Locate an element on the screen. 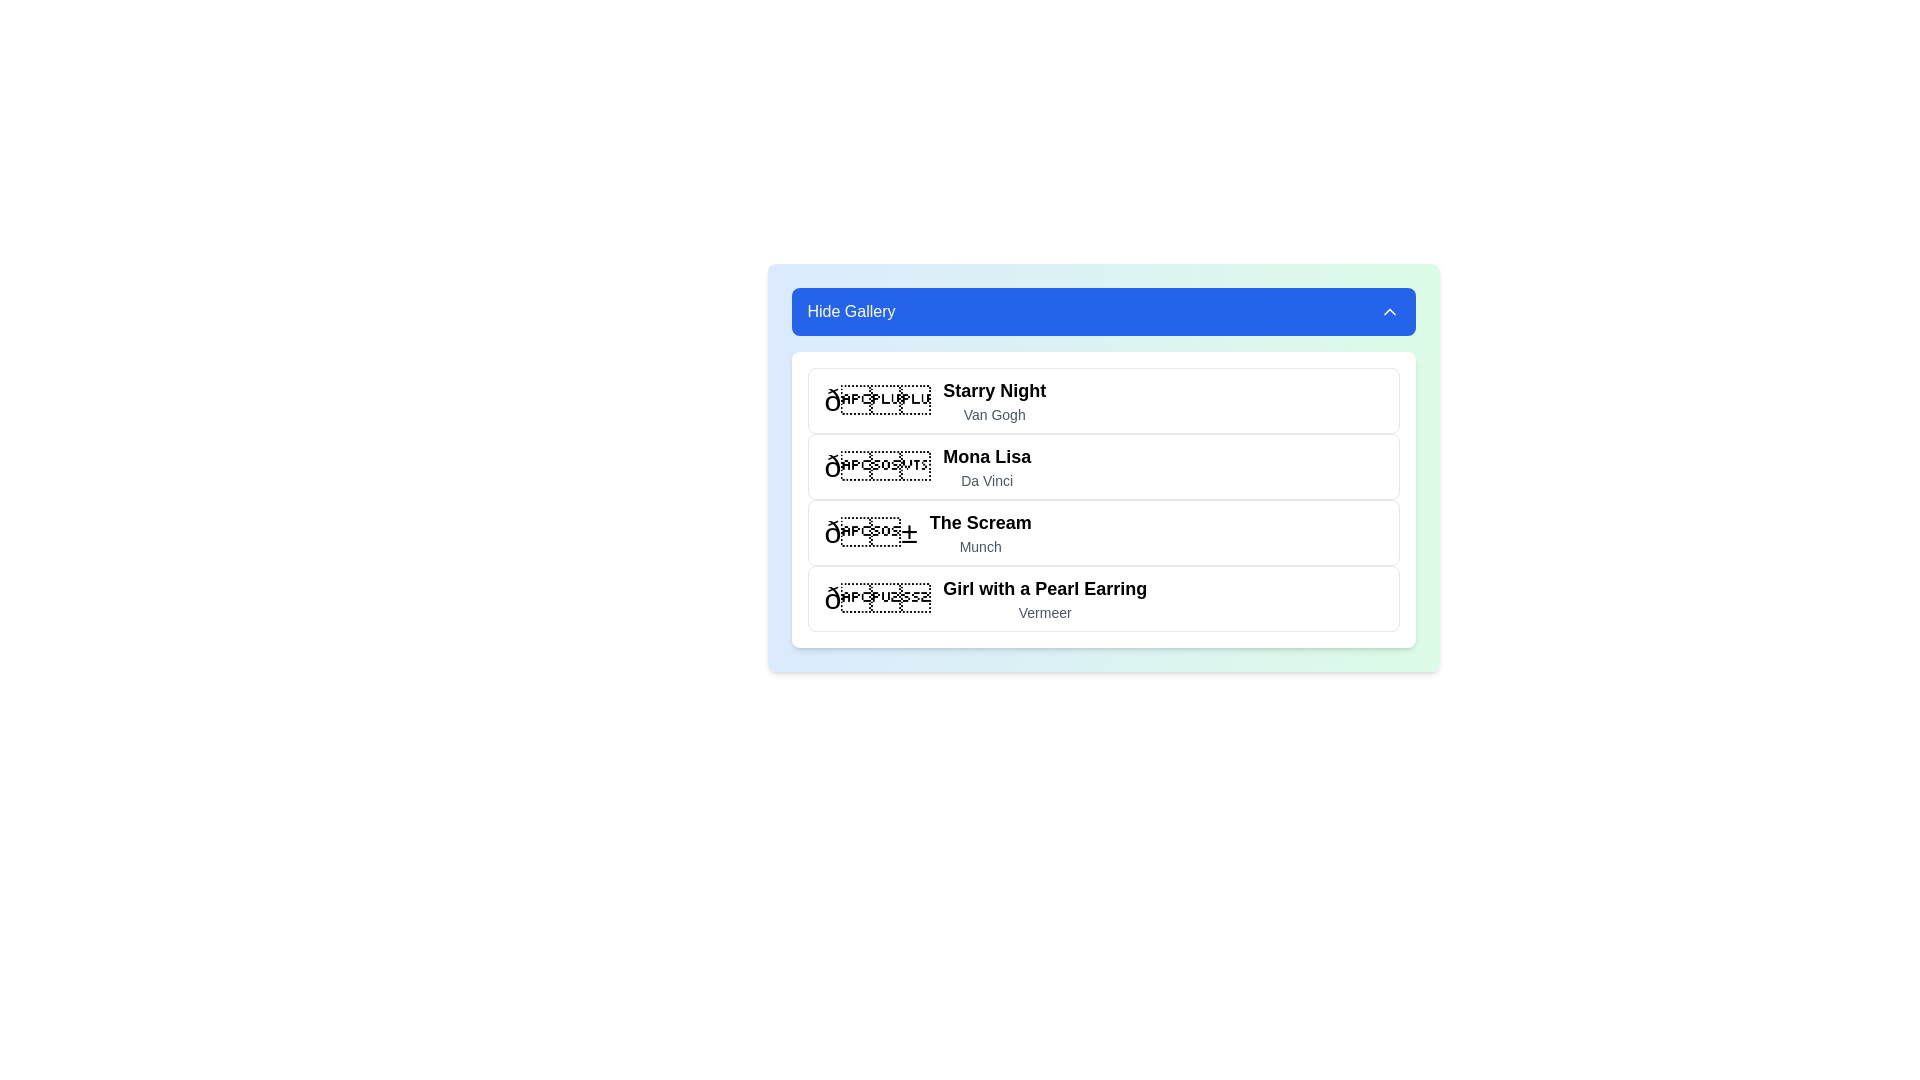 This screenshot has height=1080, width=1920. the text label displaying 'Mona Lisa', which is styled in bold and larger font, positioned above 'Da Vinci' in the list of famous paintings is located at coordinates (987, 456).